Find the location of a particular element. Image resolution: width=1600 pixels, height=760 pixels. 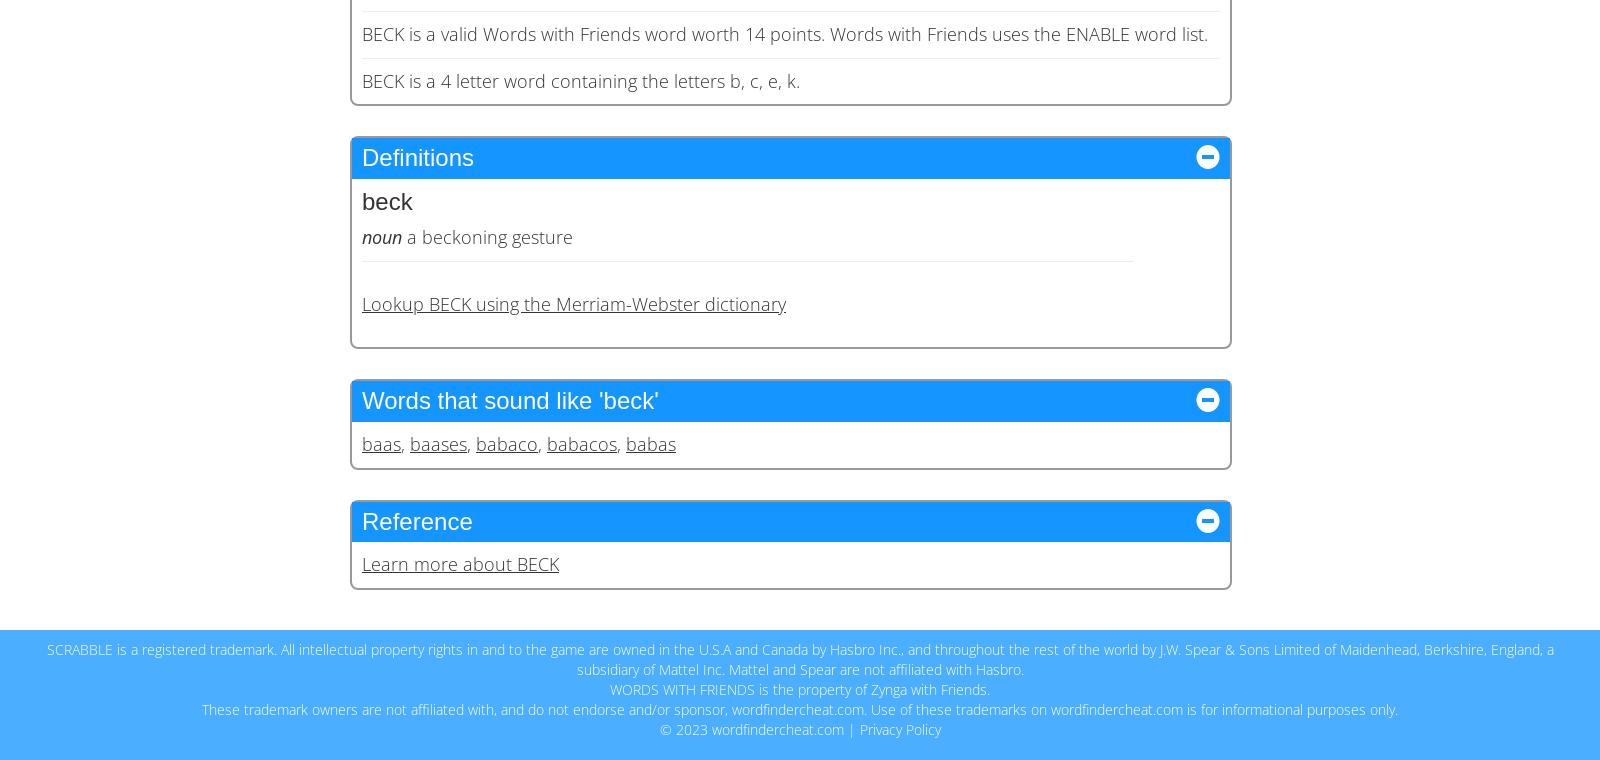

'baases' is located at coordinates (437, 442).